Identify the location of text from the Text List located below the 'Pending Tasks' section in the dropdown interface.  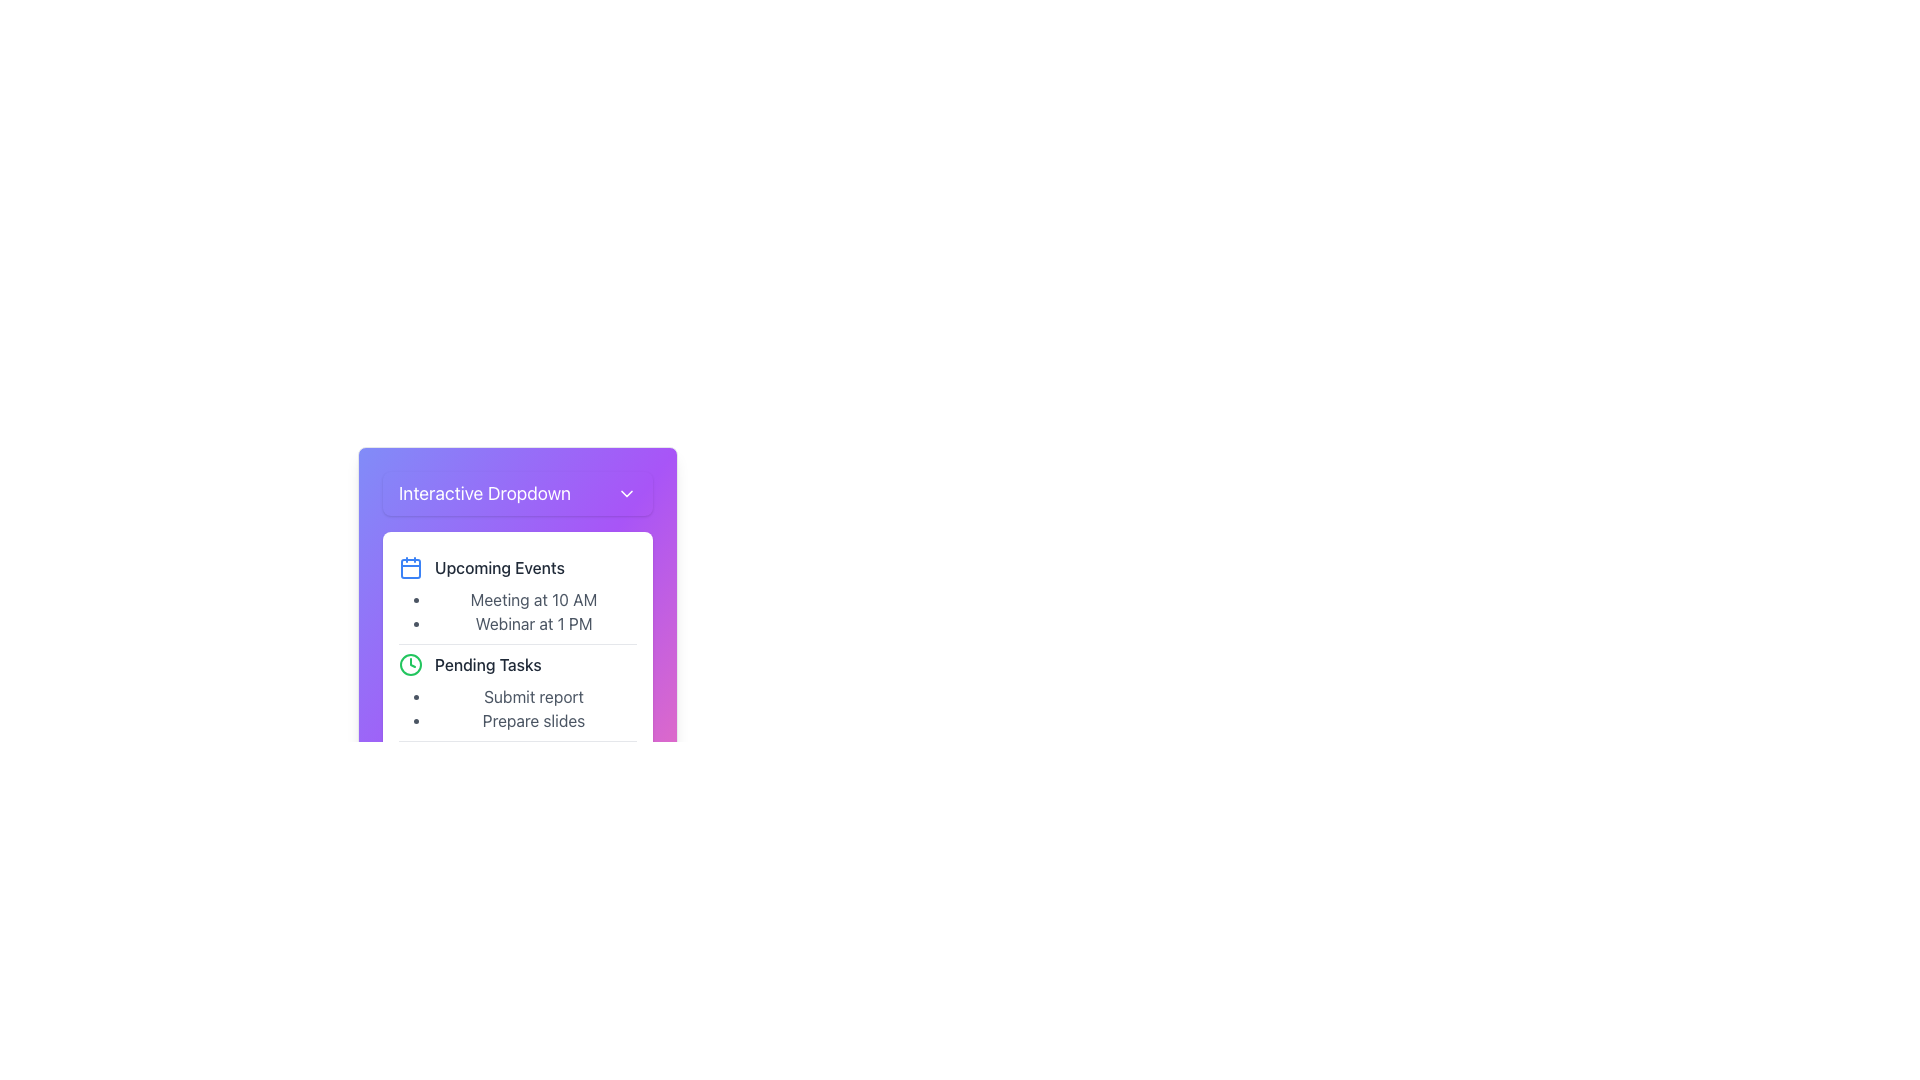
(533, 708).